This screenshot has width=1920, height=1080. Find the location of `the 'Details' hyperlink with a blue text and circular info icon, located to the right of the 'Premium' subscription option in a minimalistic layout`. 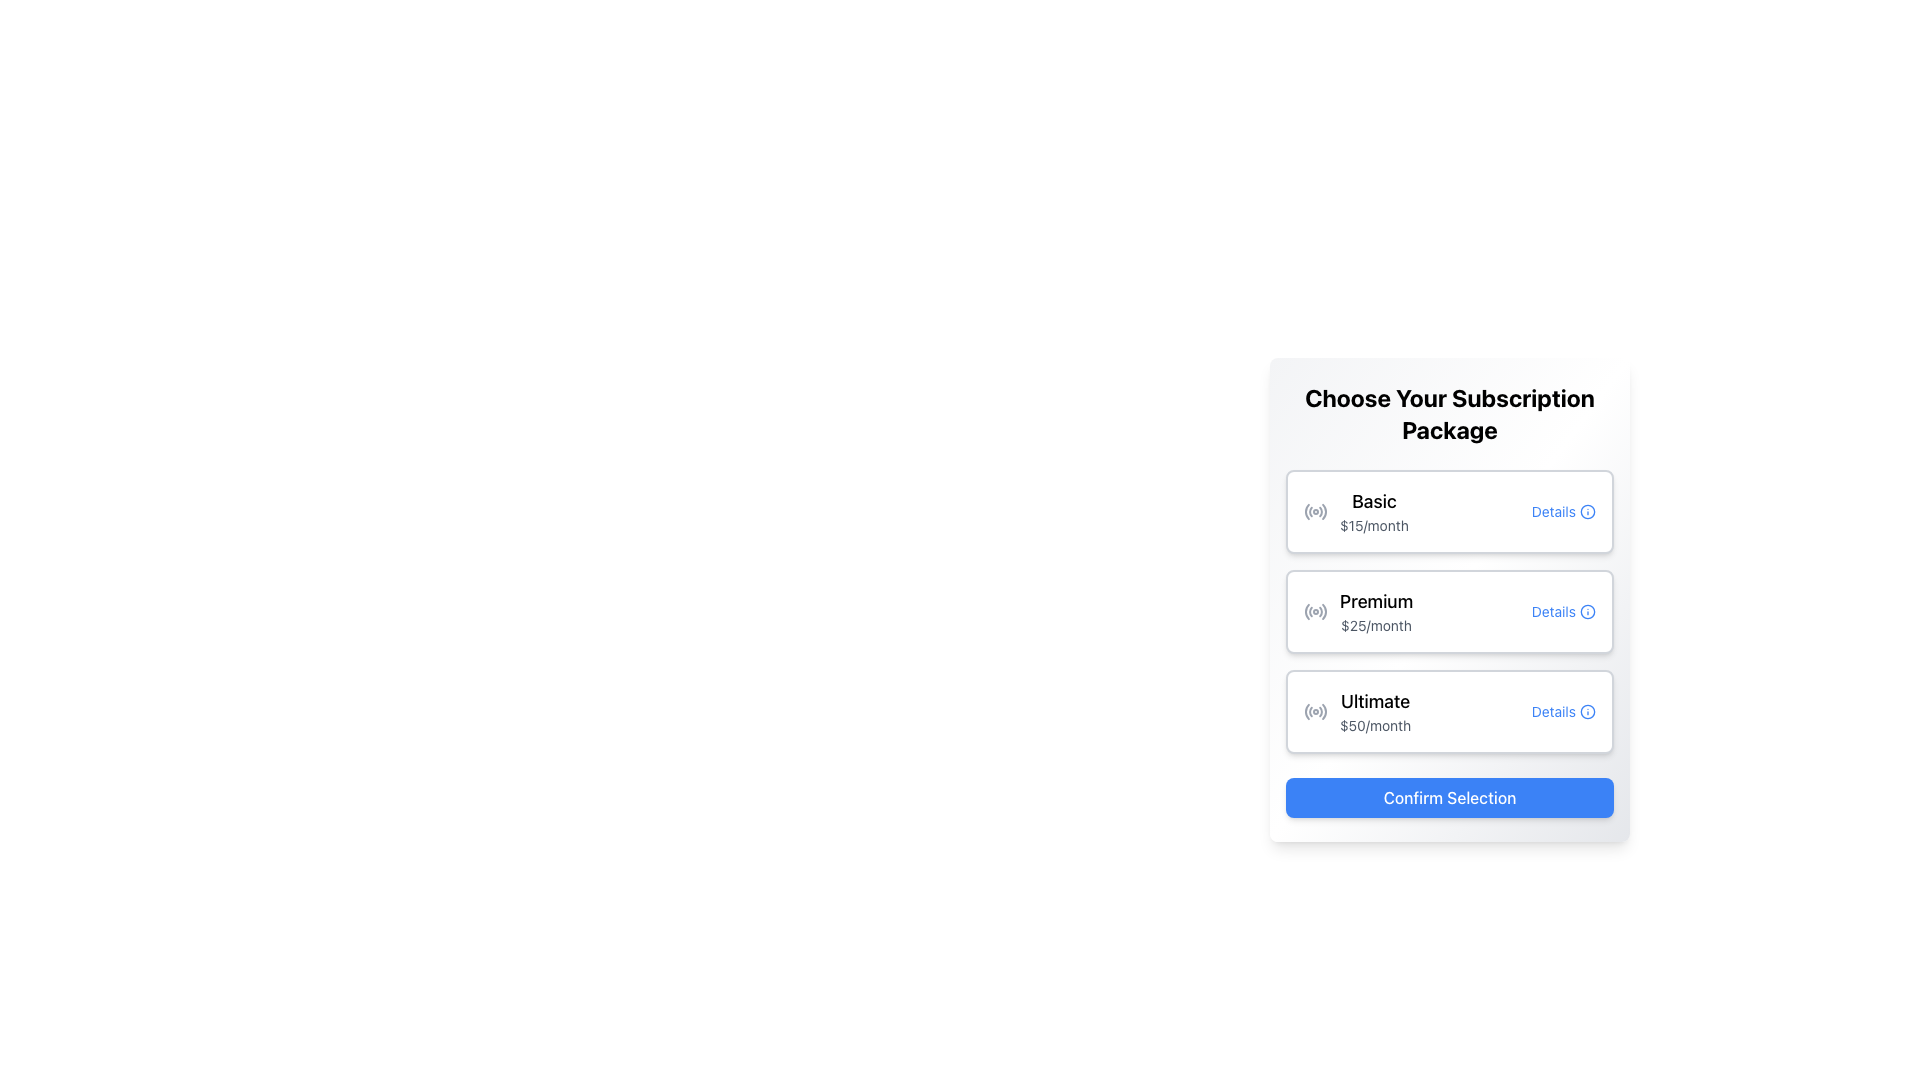

the 'Details' hyperlink with a blue text and circular info icon, located to the right of the 'Premium' subscription option in a minimalistic layout is located at coordinates (1562, 611).